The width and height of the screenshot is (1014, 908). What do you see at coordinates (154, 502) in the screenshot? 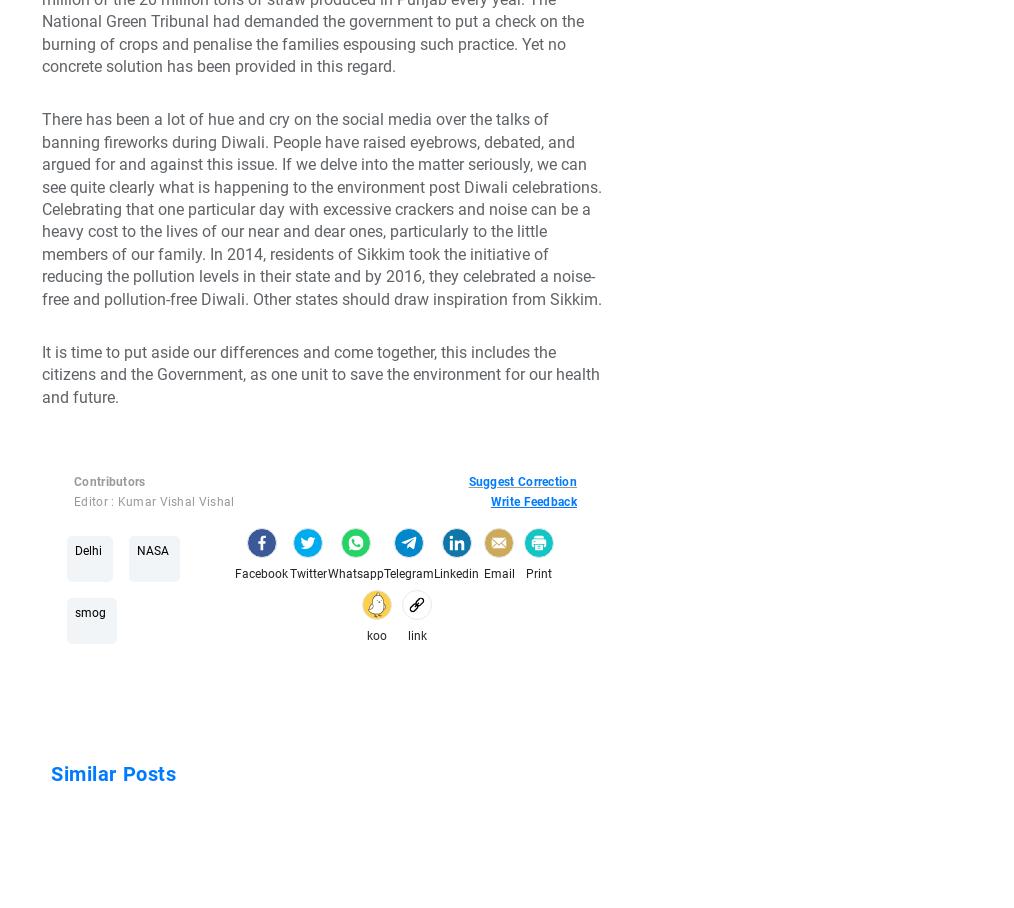
I see `'Editor : Kumar Vishal Vishal'` at bounding box center [154, 502].